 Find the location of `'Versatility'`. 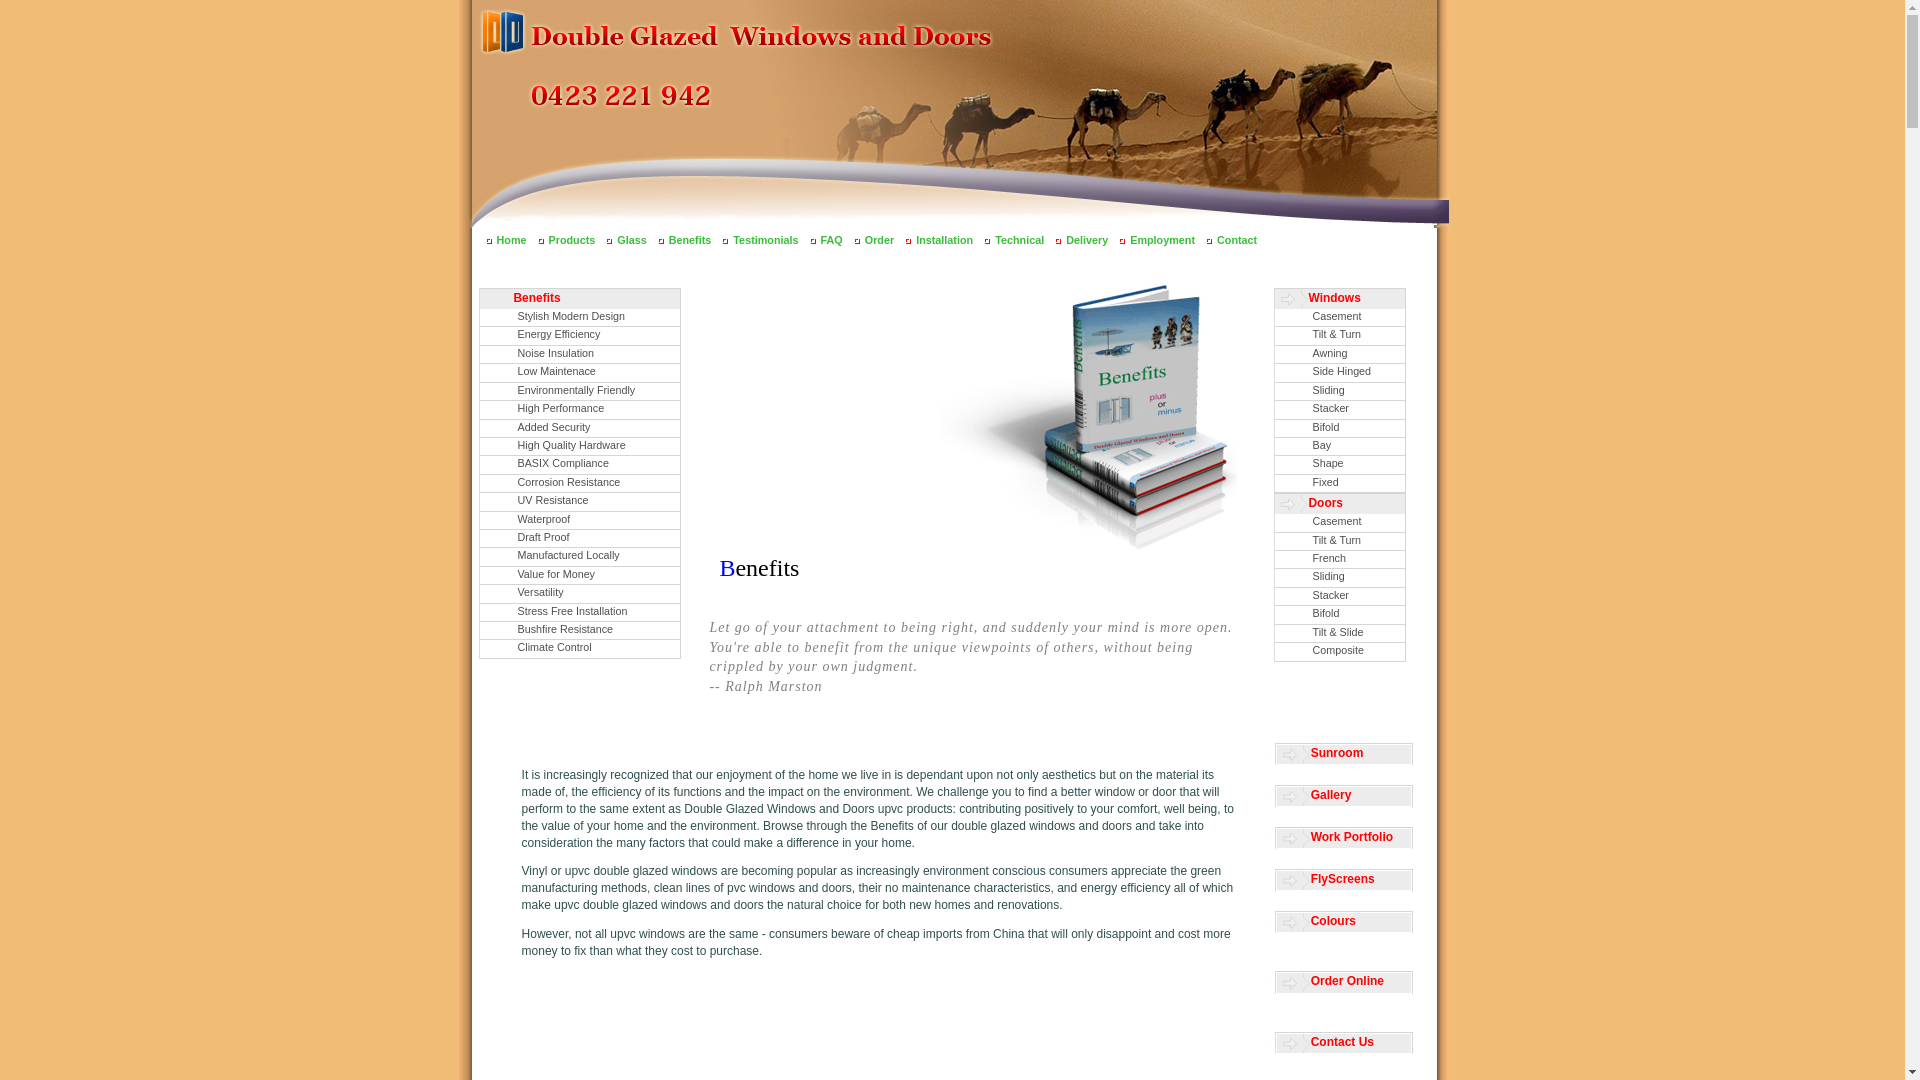

'Versatility' is located at coordinates (579, 592).